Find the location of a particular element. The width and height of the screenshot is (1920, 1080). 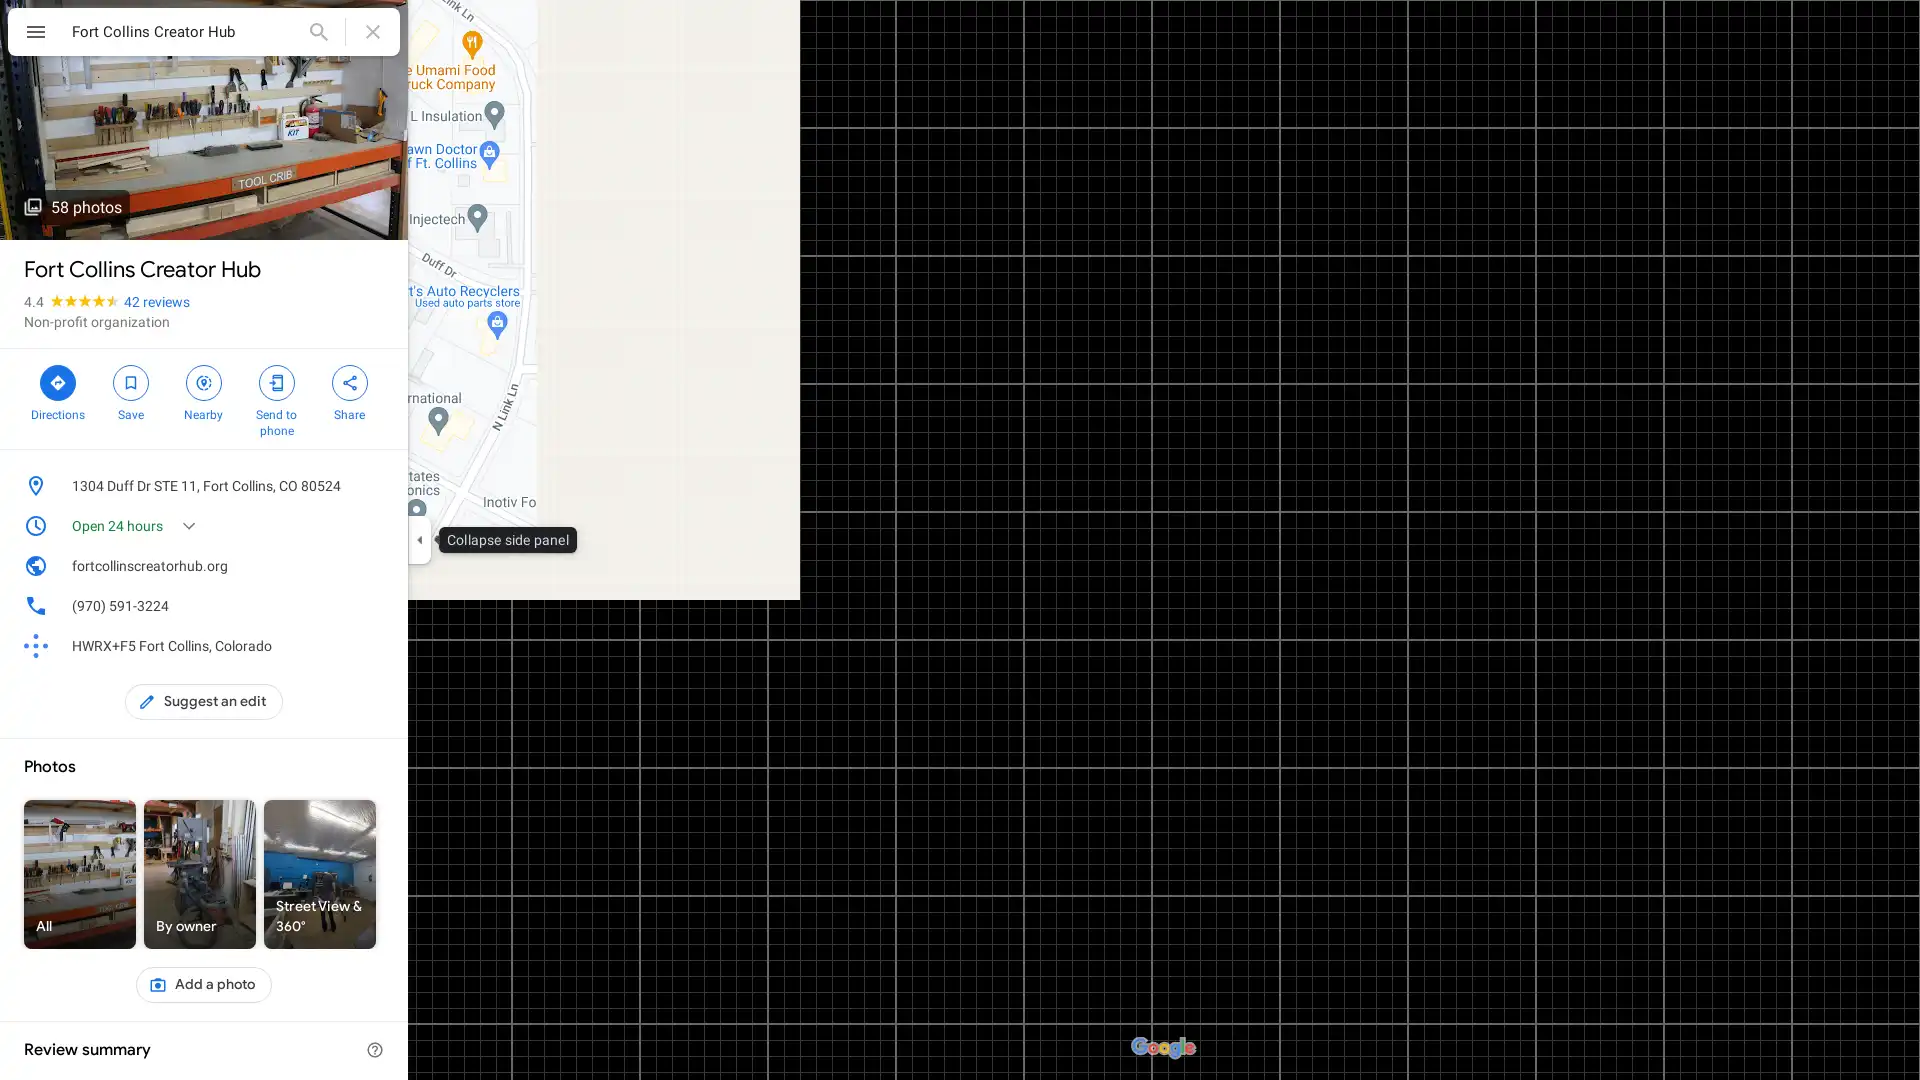

4.4 stars is located at coordinates (73, 301).